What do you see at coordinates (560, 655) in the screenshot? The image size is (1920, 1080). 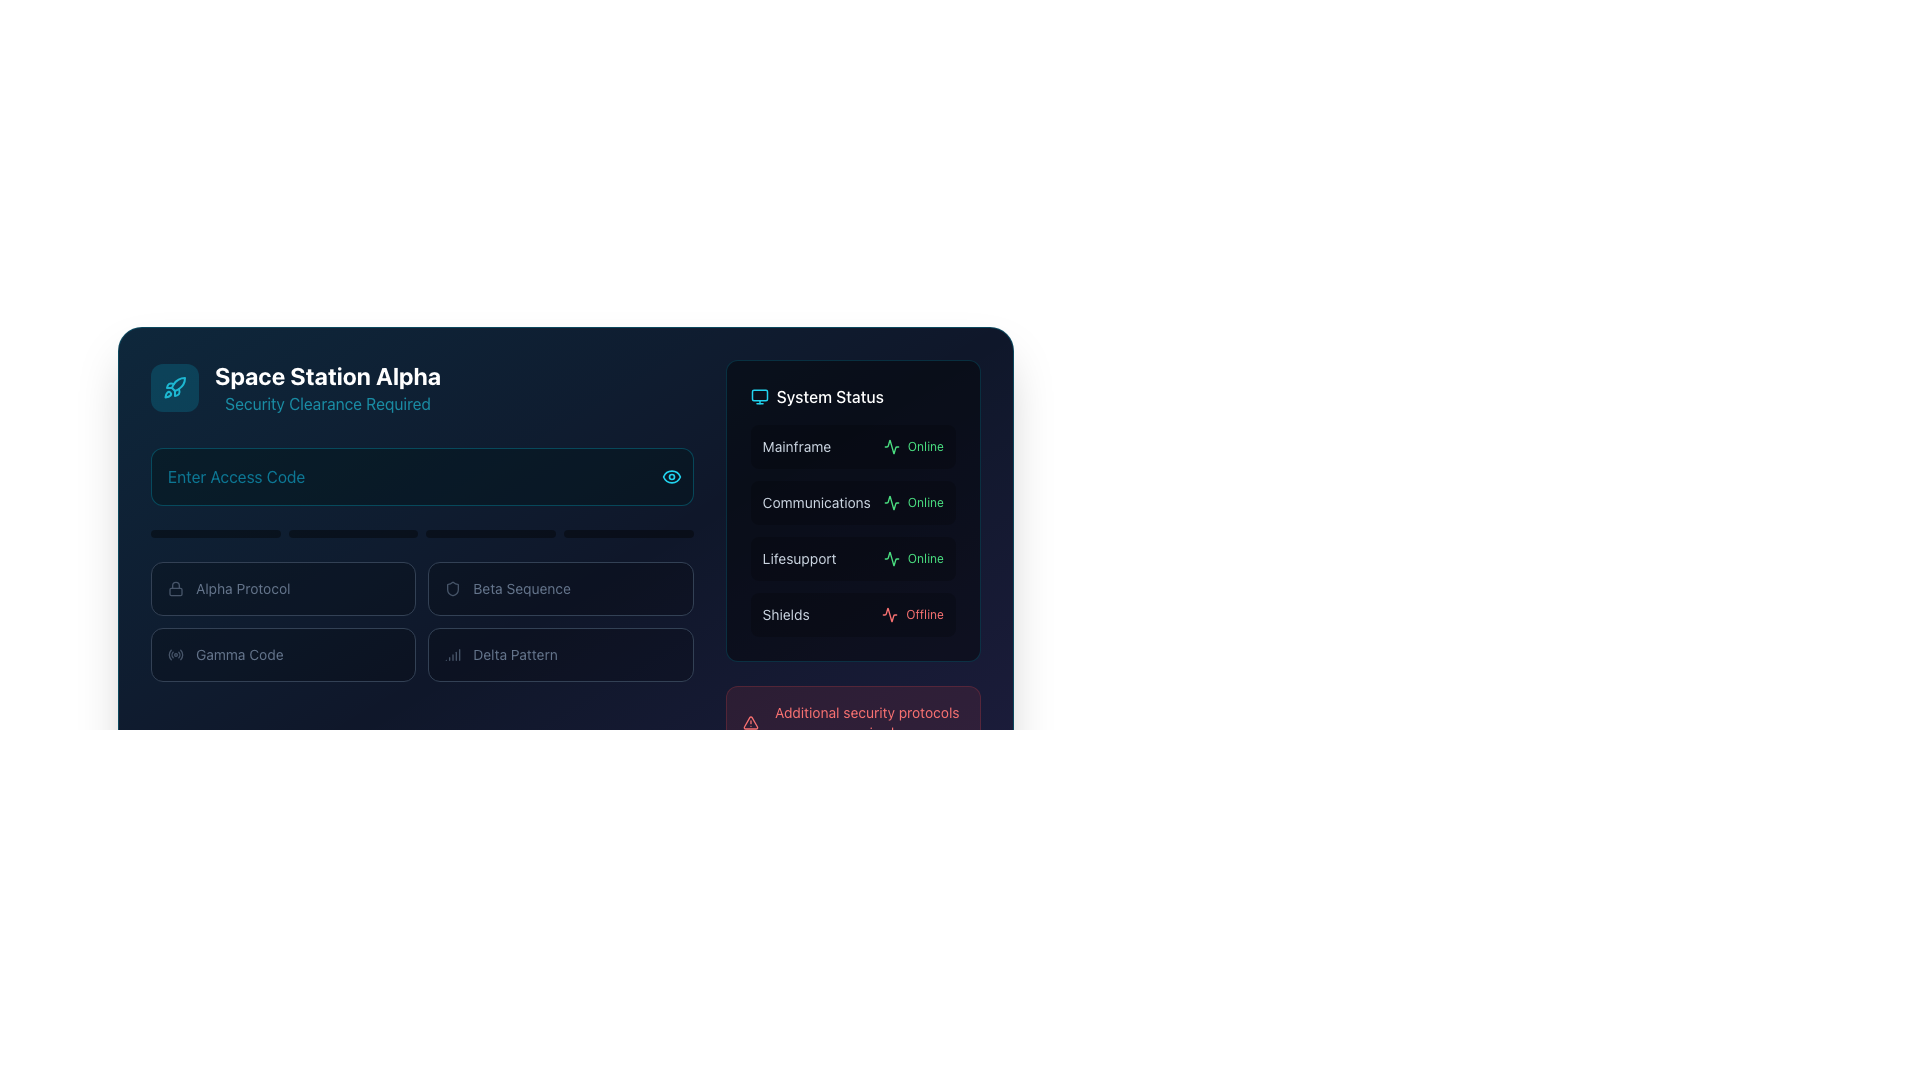 I see `the interactive card labeled 'Delta Pattern' with a dark semi-transparent background located in the lower-right corner of the grid layout` at bounding box center [560, 655].